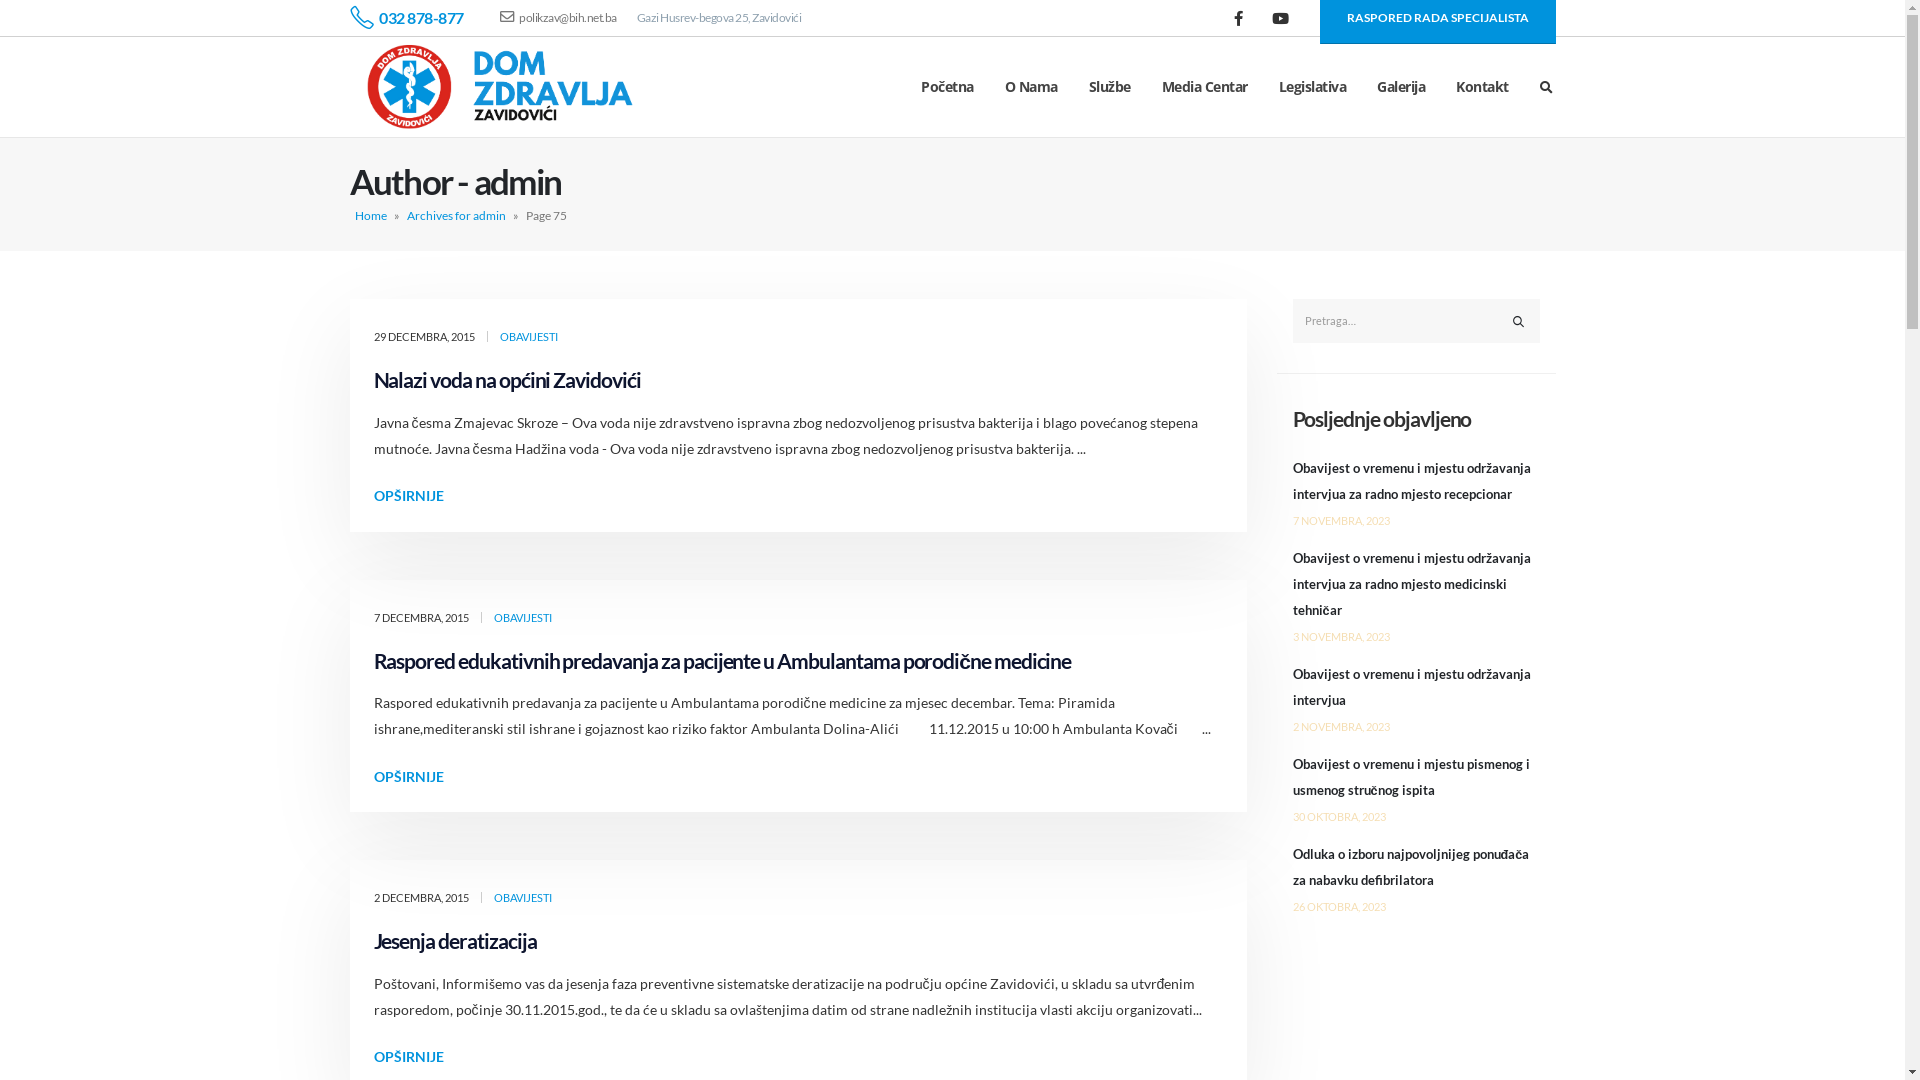 This screenshot has height=1080, width=1920. I want to click on 'Archives for admin', so click(454, 215).